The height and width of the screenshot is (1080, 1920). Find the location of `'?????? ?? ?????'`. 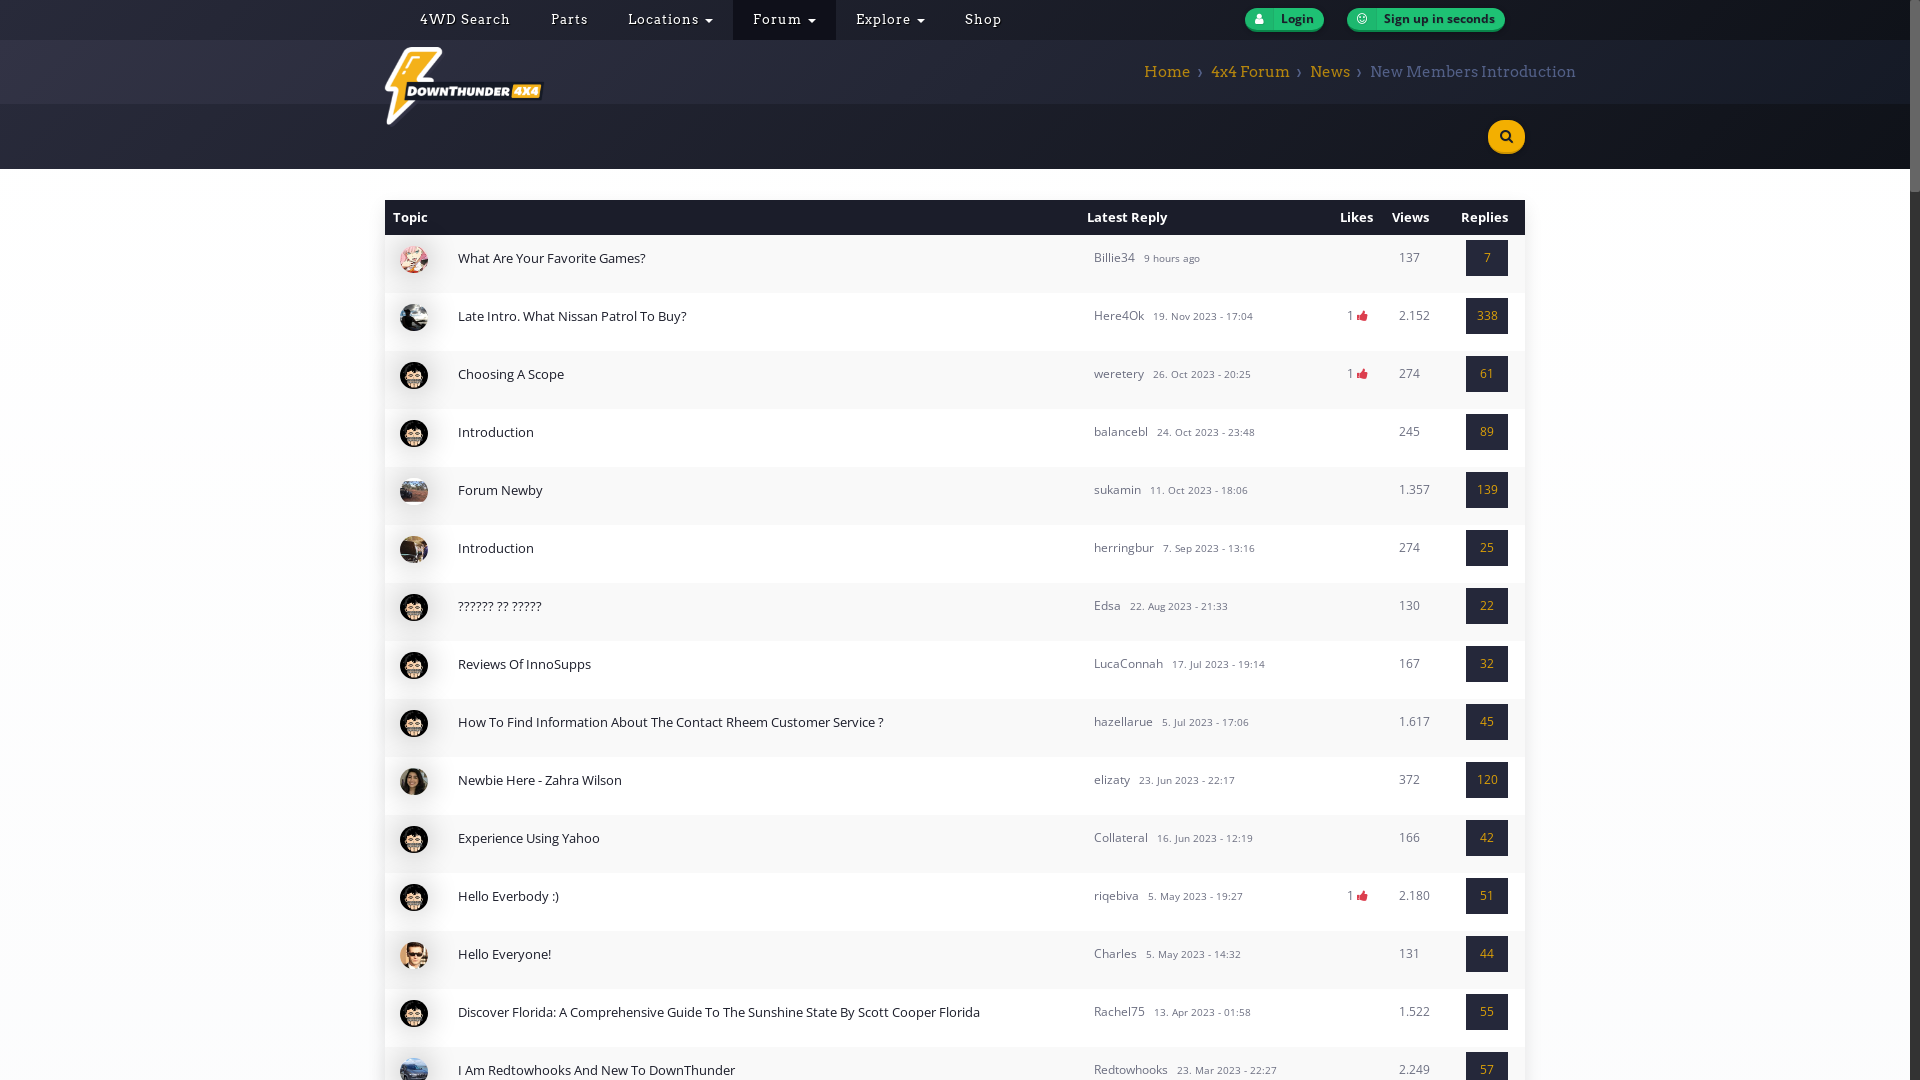

'?????? ?? ?????' is located at coordinates (499, 604).